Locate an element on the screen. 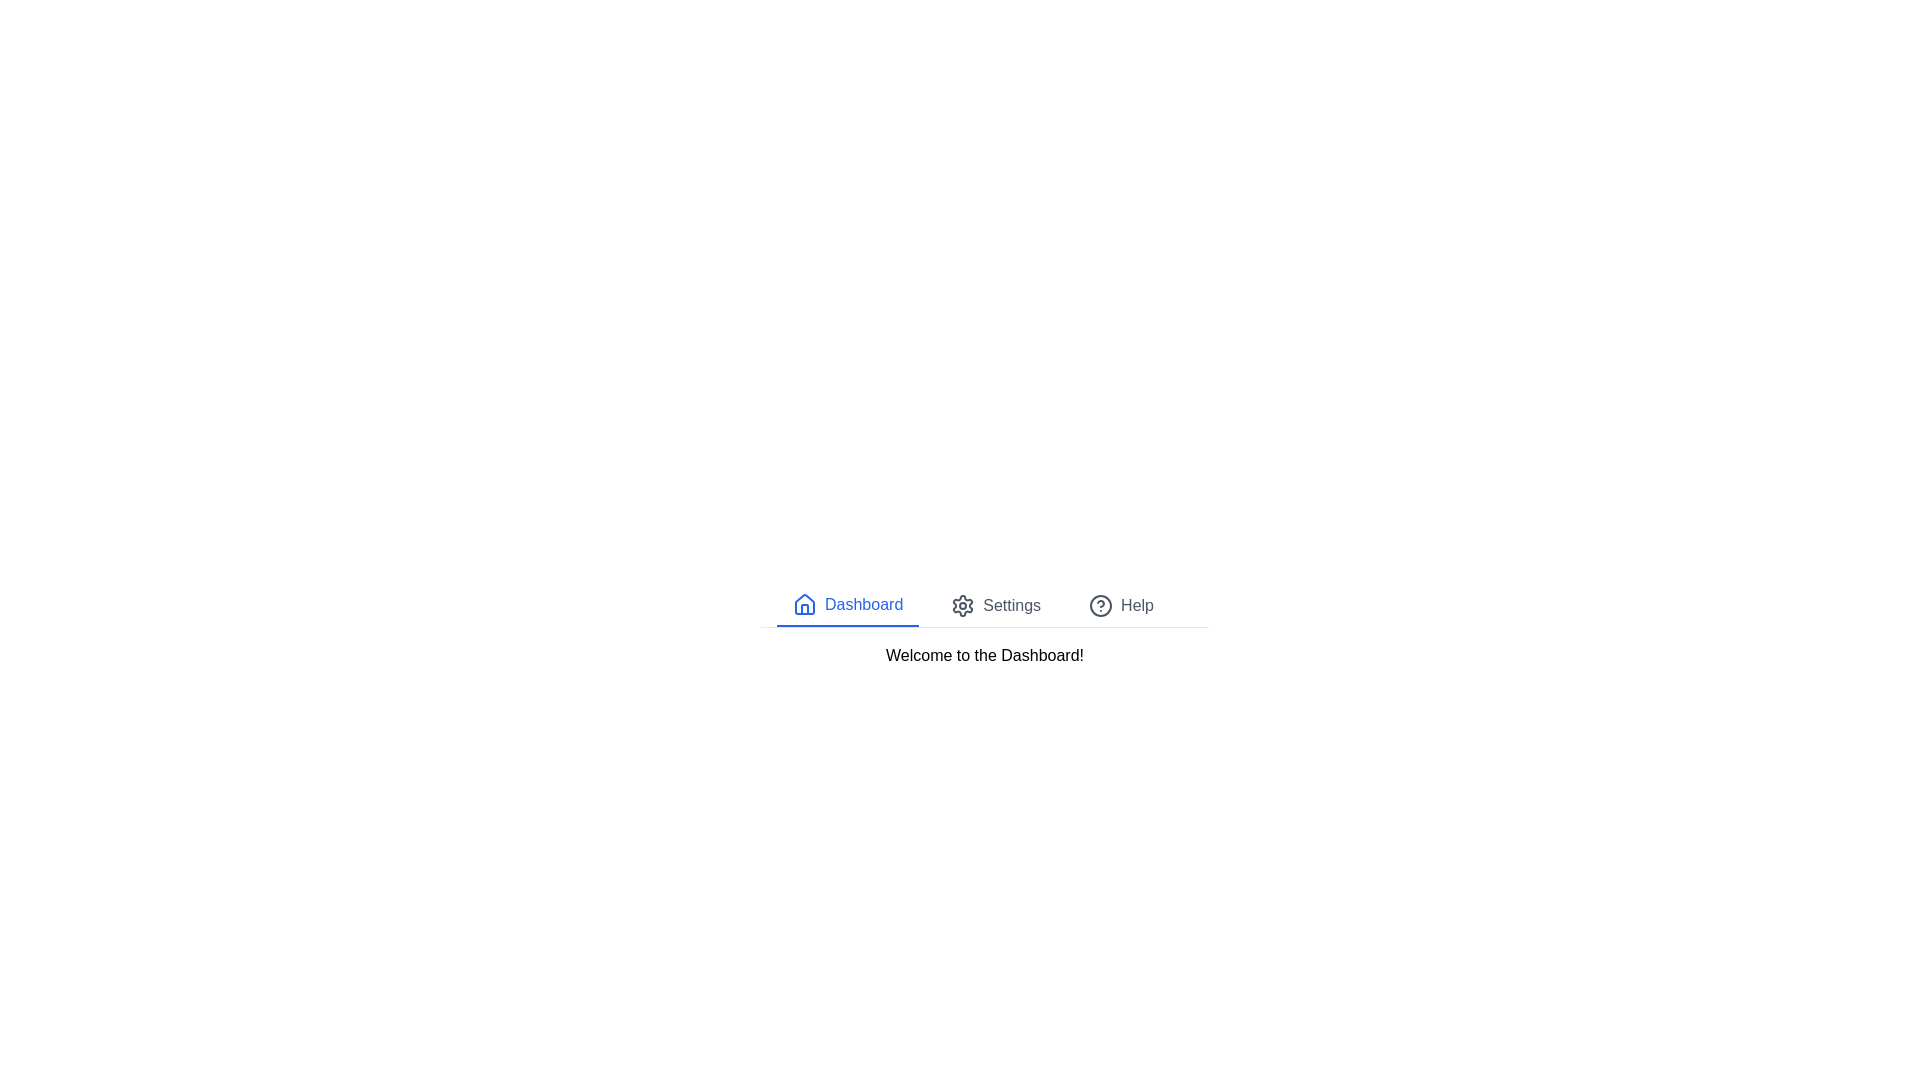 Image resolution: width=1920 pixels, height=1080 pixels. the Settings tab to switch the displayed content is located at coordinates (996, 604).